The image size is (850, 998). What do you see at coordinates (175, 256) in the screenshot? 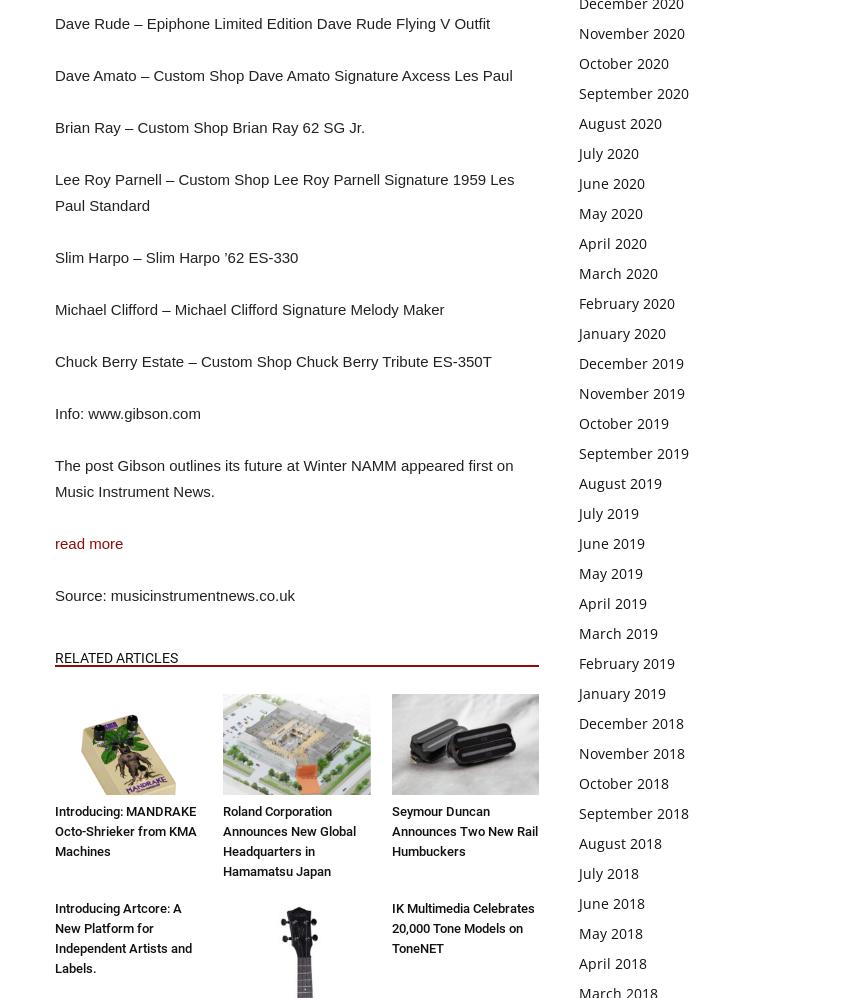
I see `'Slim Harpo – Slim Harpo ’62 ES-330'` at bounding box center [175, 256].